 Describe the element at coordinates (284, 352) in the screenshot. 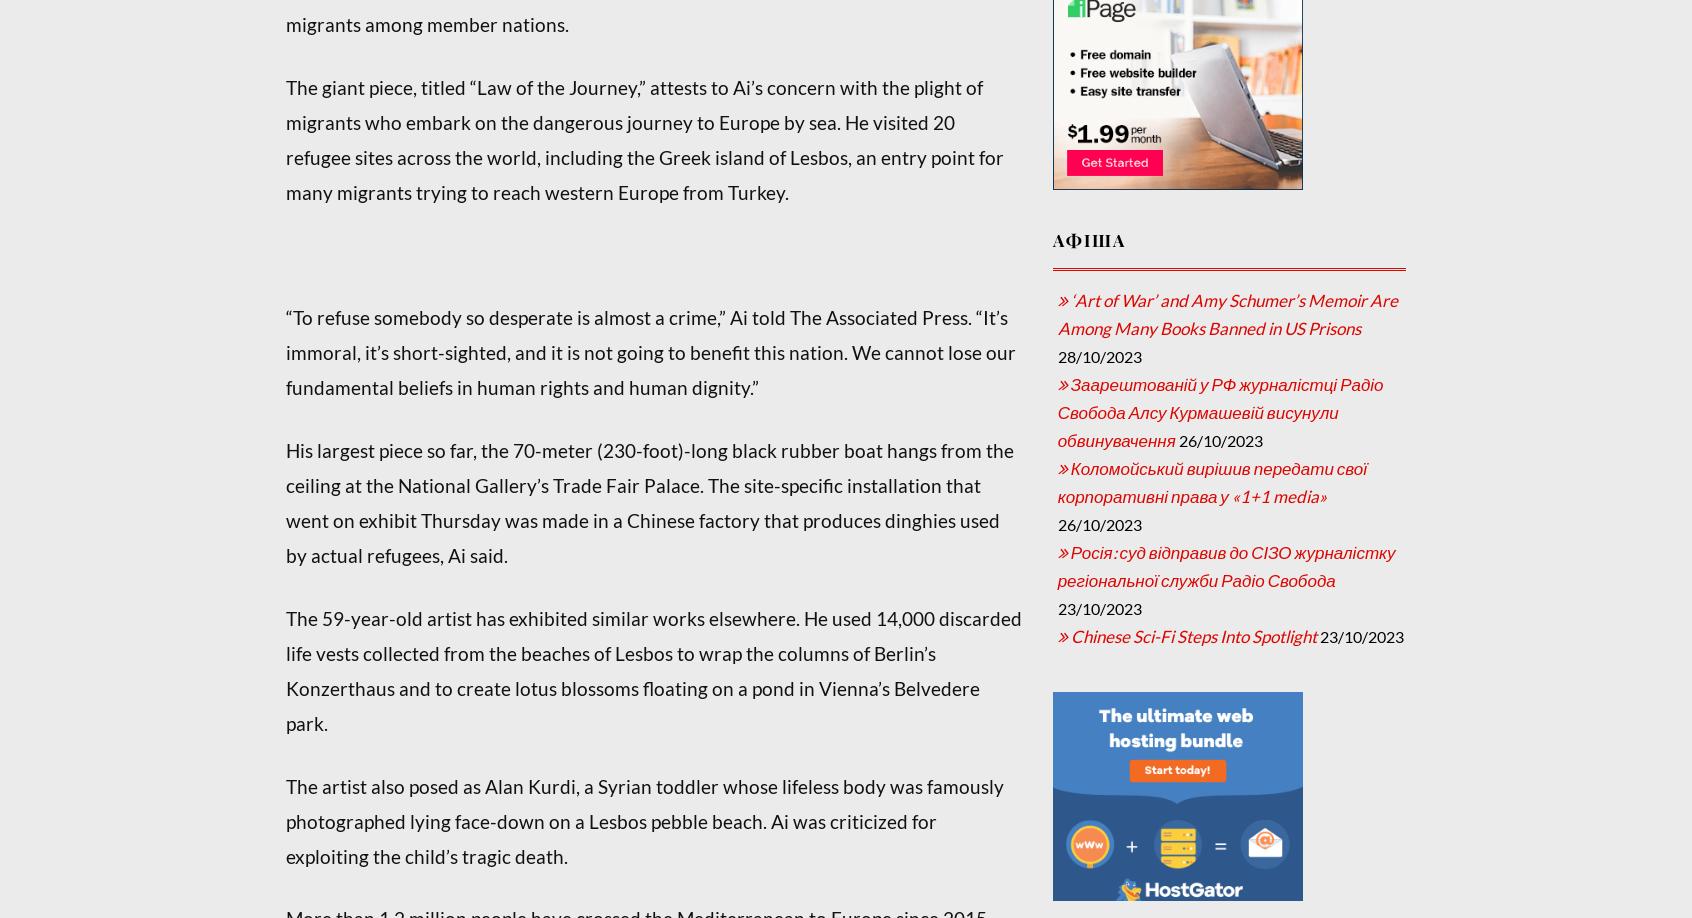

I see `'“To refuse somebody so desperate is almost a crime,” Ai told The Associated Press. “It’s immoral, it’s short-sighted, and it is not going to benefit this nation. We cannot lose our fundamental beliefs in human rights and human dignity.”'` at that location.